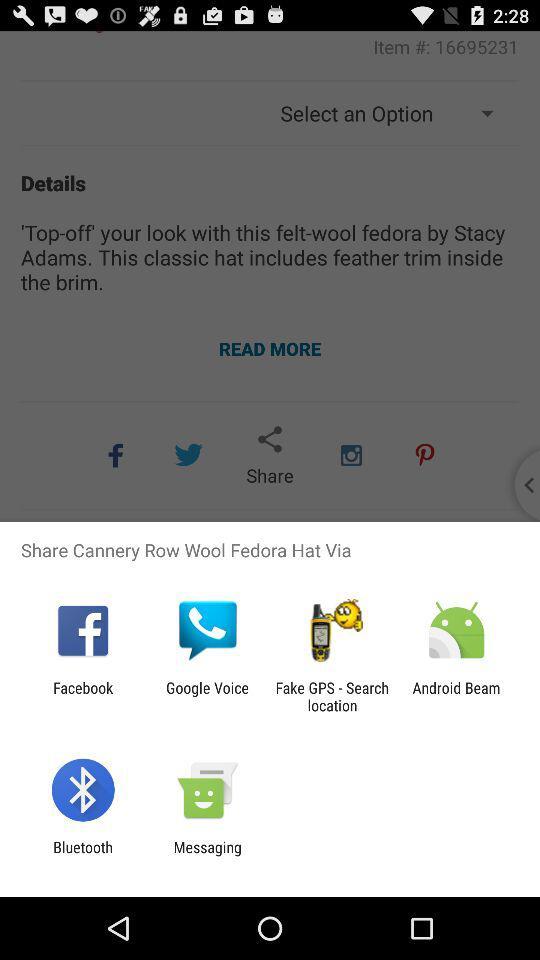 Image resolution: width=540 pixels, height=960 pixels. What do you see at coordinates (82, 855) in the screenshot?
I see `item next to the messaging` at bounding box center [82, 855].